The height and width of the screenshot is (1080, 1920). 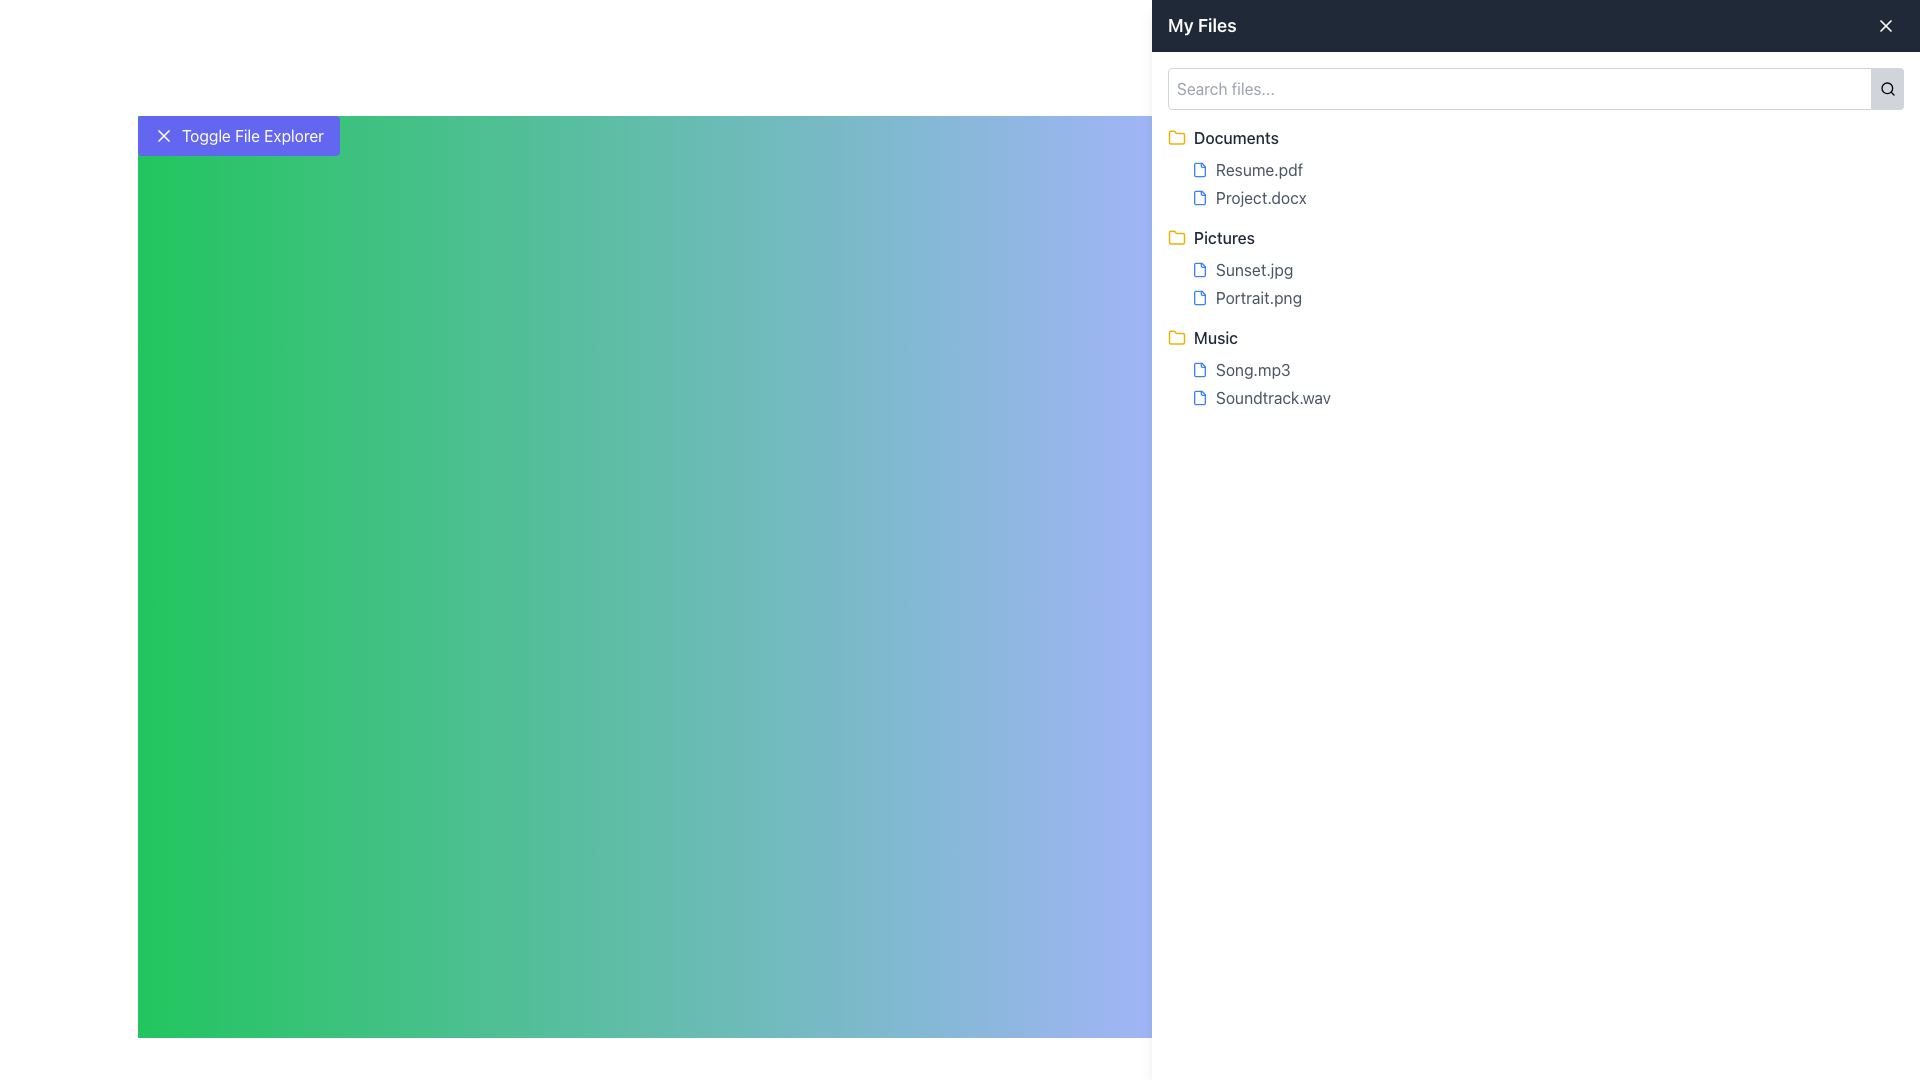 What do you see at coordinates (1200, 197) in the screenshot?
I see `the blue file icon representing 'Project.docx' located in the 'My Files' section under 'Documents'` at bounding box center [1200, 197].